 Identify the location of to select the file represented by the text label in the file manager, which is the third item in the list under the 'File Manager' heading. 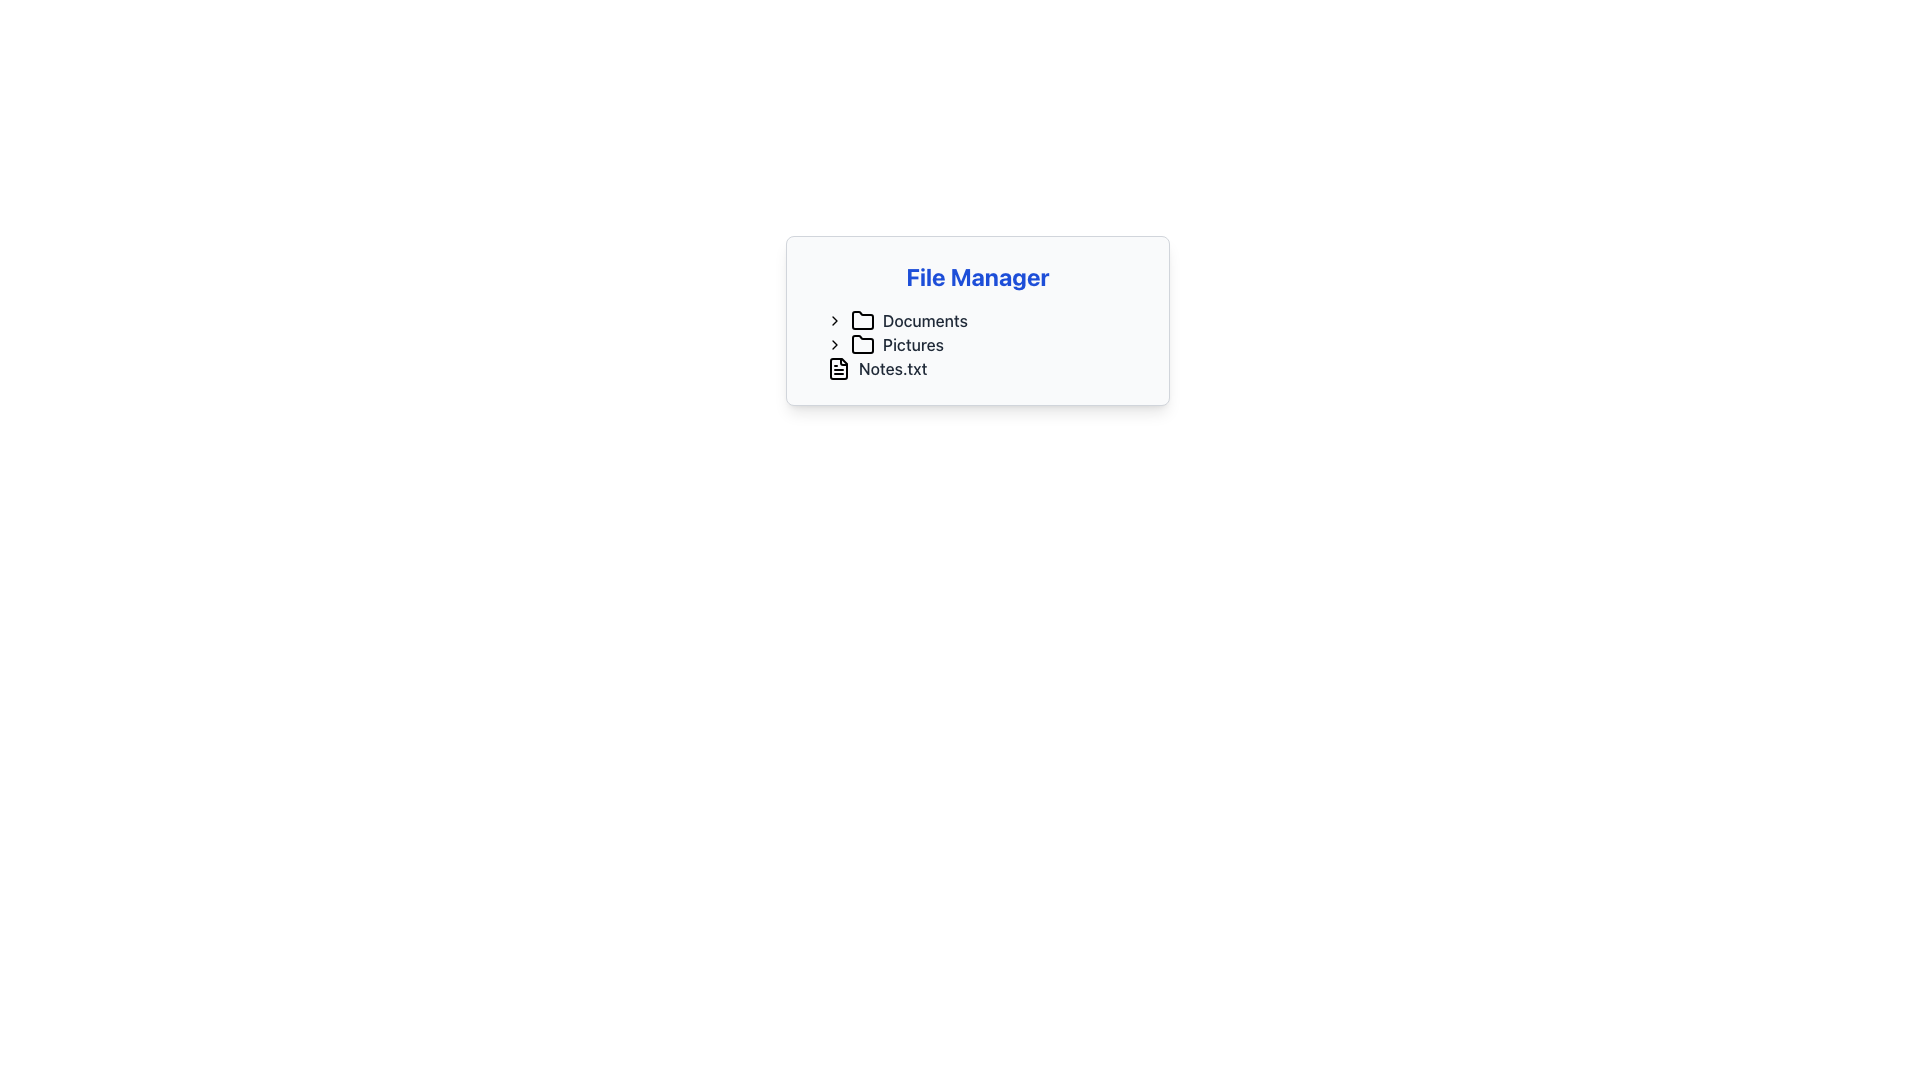
(891, 369).